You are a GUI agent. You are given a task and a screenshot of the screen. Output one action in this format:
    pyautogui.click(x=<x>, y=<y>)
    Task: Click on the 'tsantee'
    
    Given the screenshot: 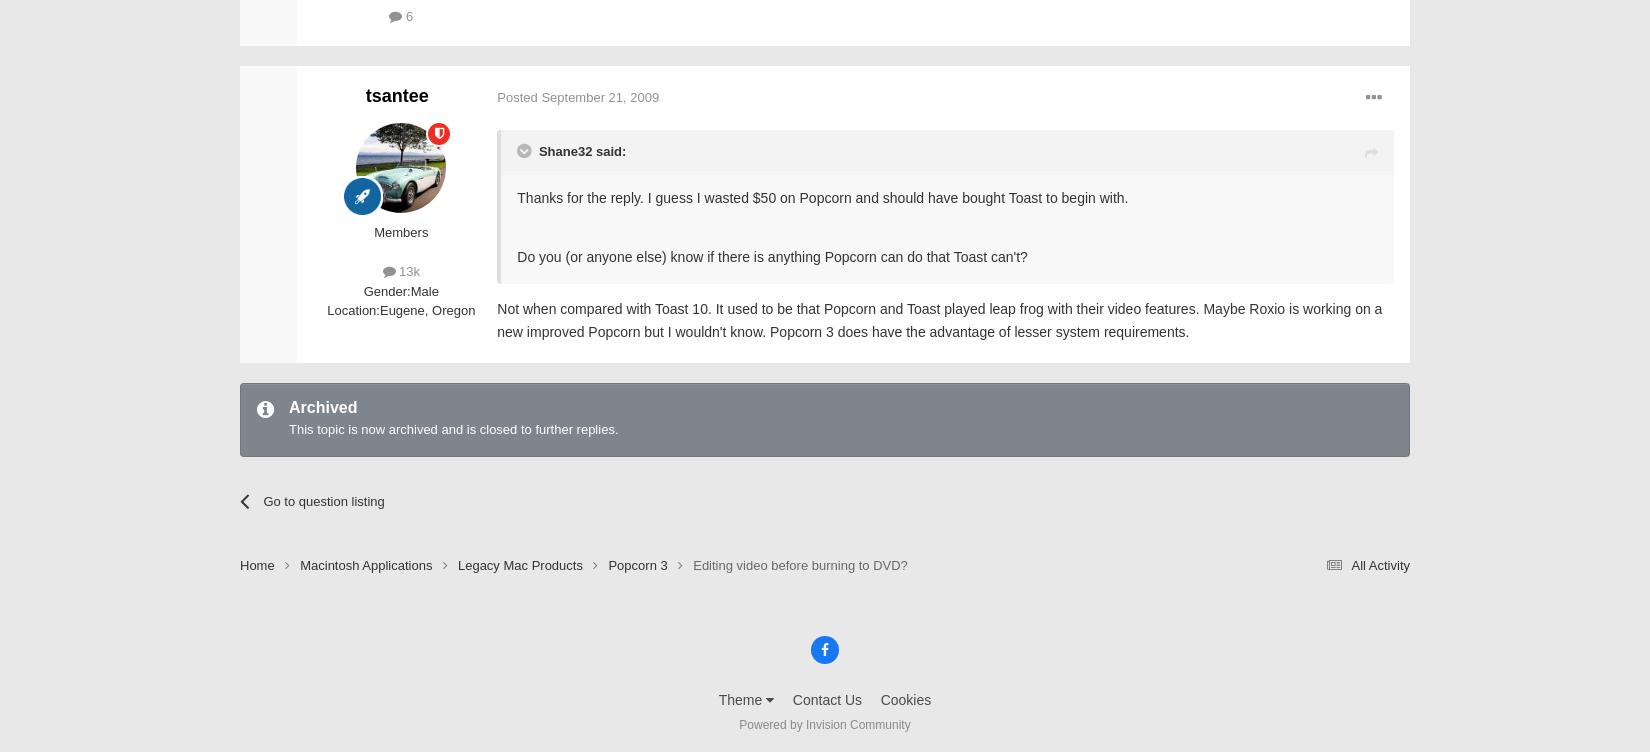 What is the action you would take?
    pyautogui.click(x=396, y=95)
    